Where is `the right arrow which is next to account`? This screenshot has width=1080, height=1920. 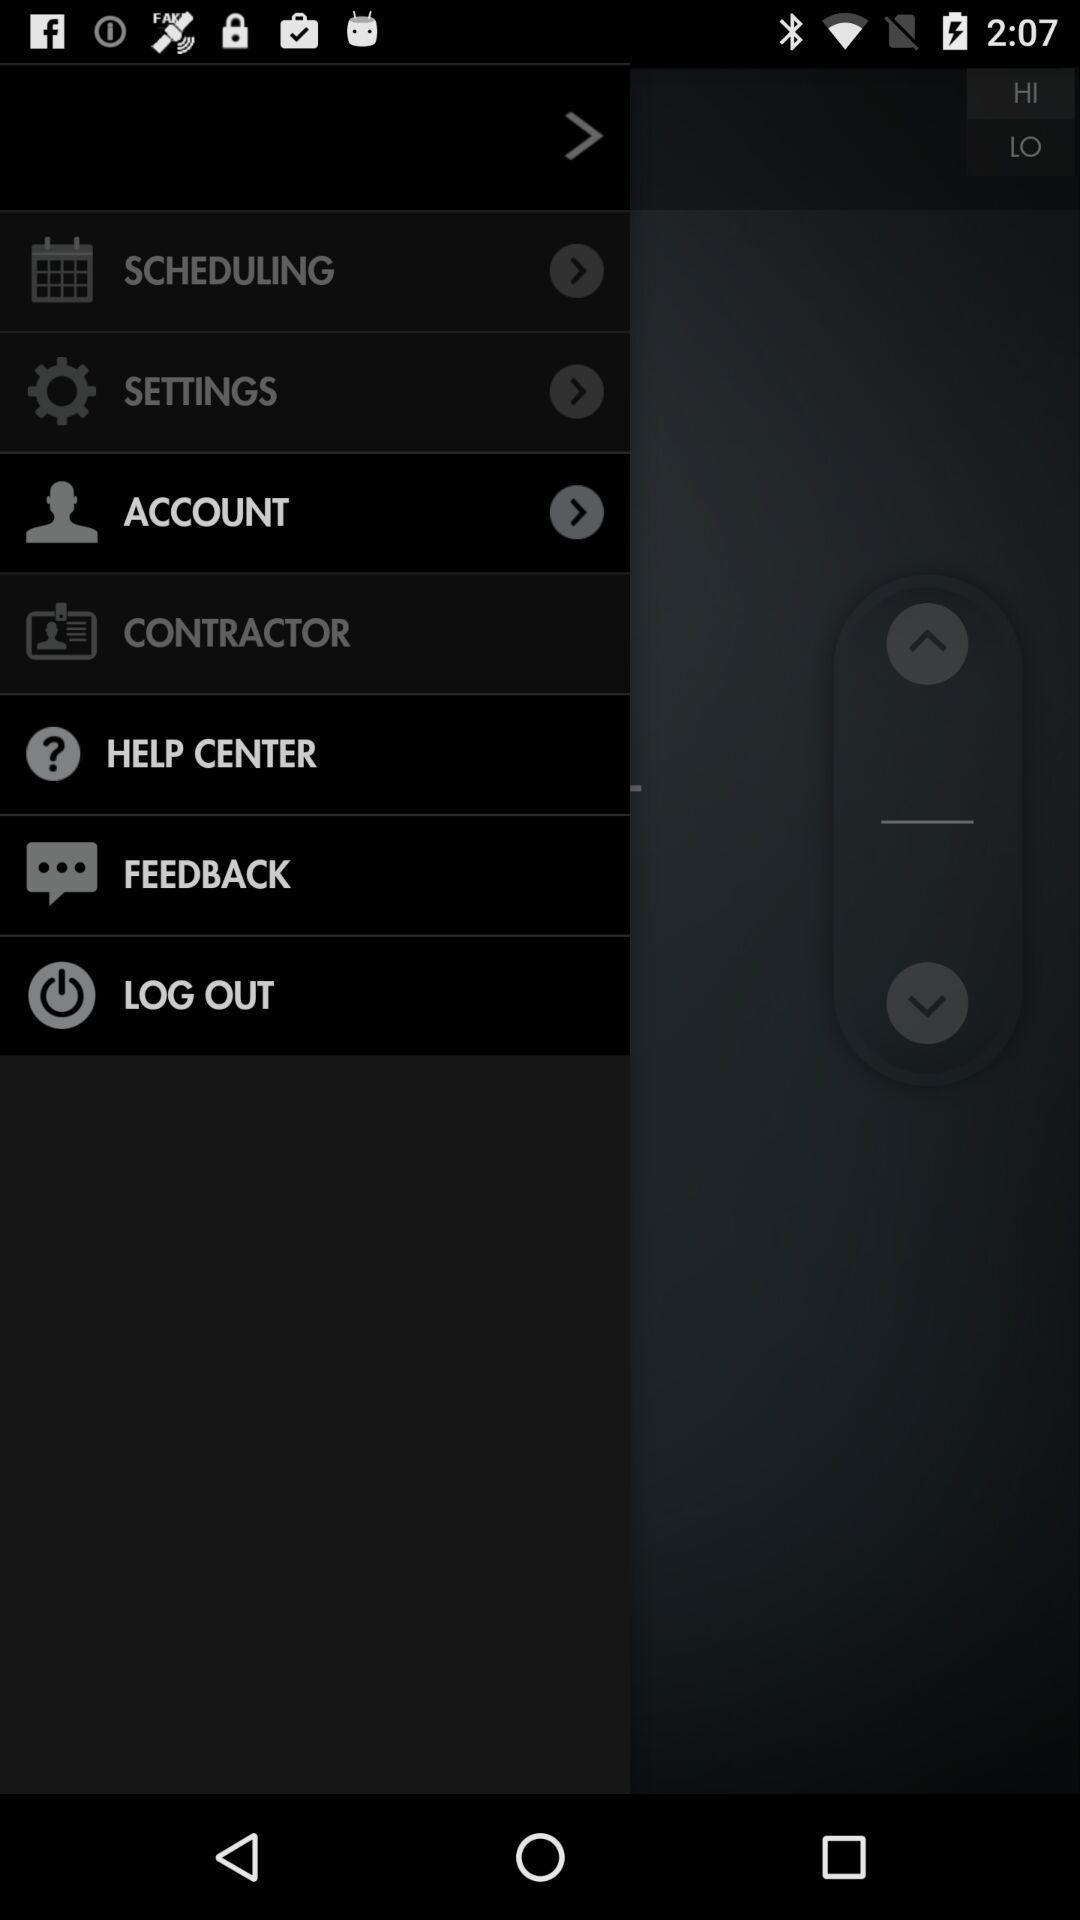
the right arrow which is next to account is located at coordinates (577, 512).